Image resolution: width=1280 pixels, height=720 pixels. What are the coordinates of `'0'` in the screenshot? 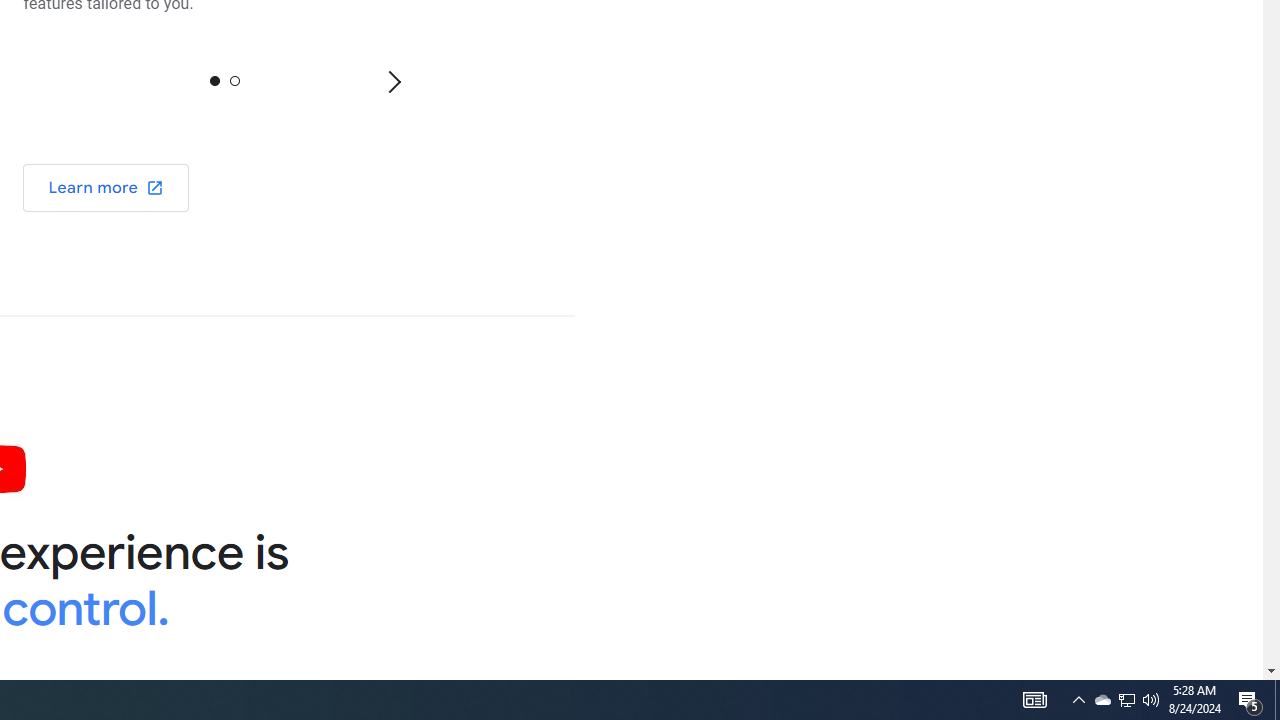 It's located at (215, 79).